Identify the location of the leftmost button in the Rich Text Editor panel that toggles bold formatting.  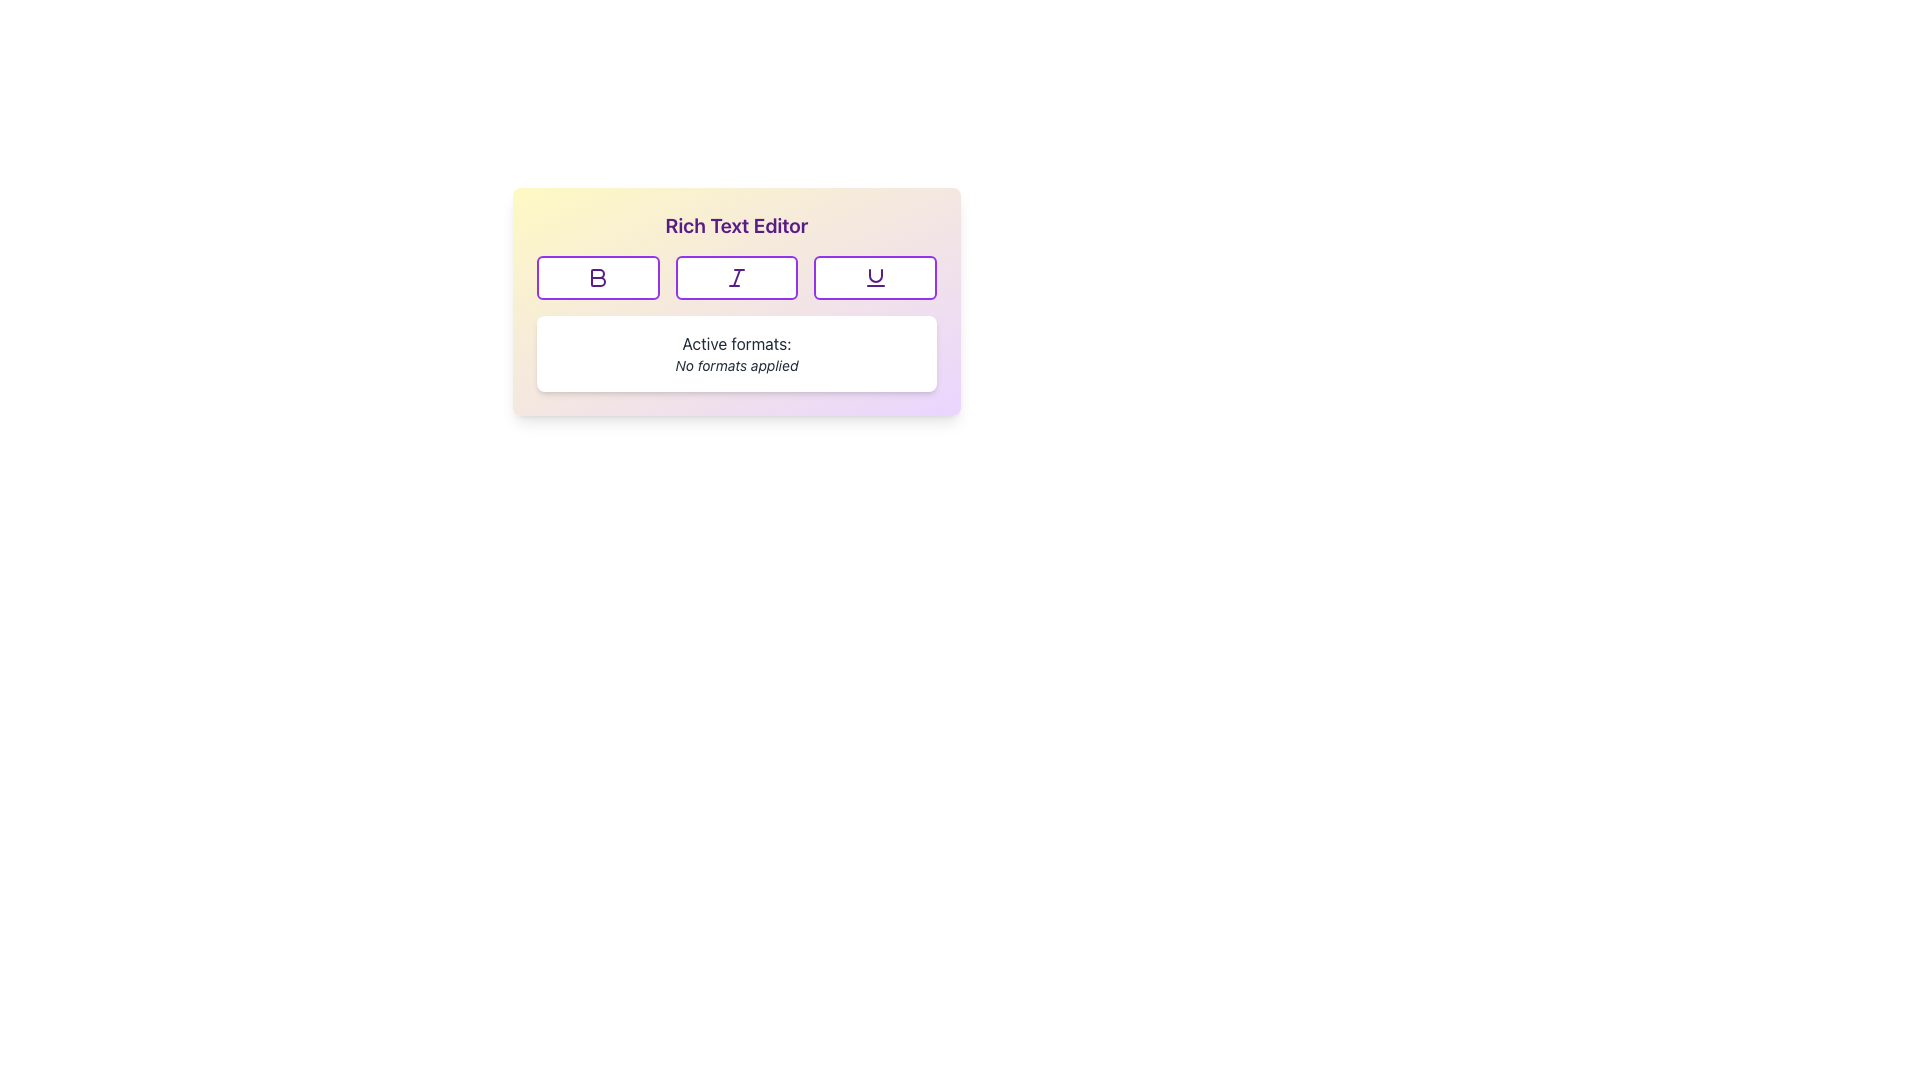
(597, 277).